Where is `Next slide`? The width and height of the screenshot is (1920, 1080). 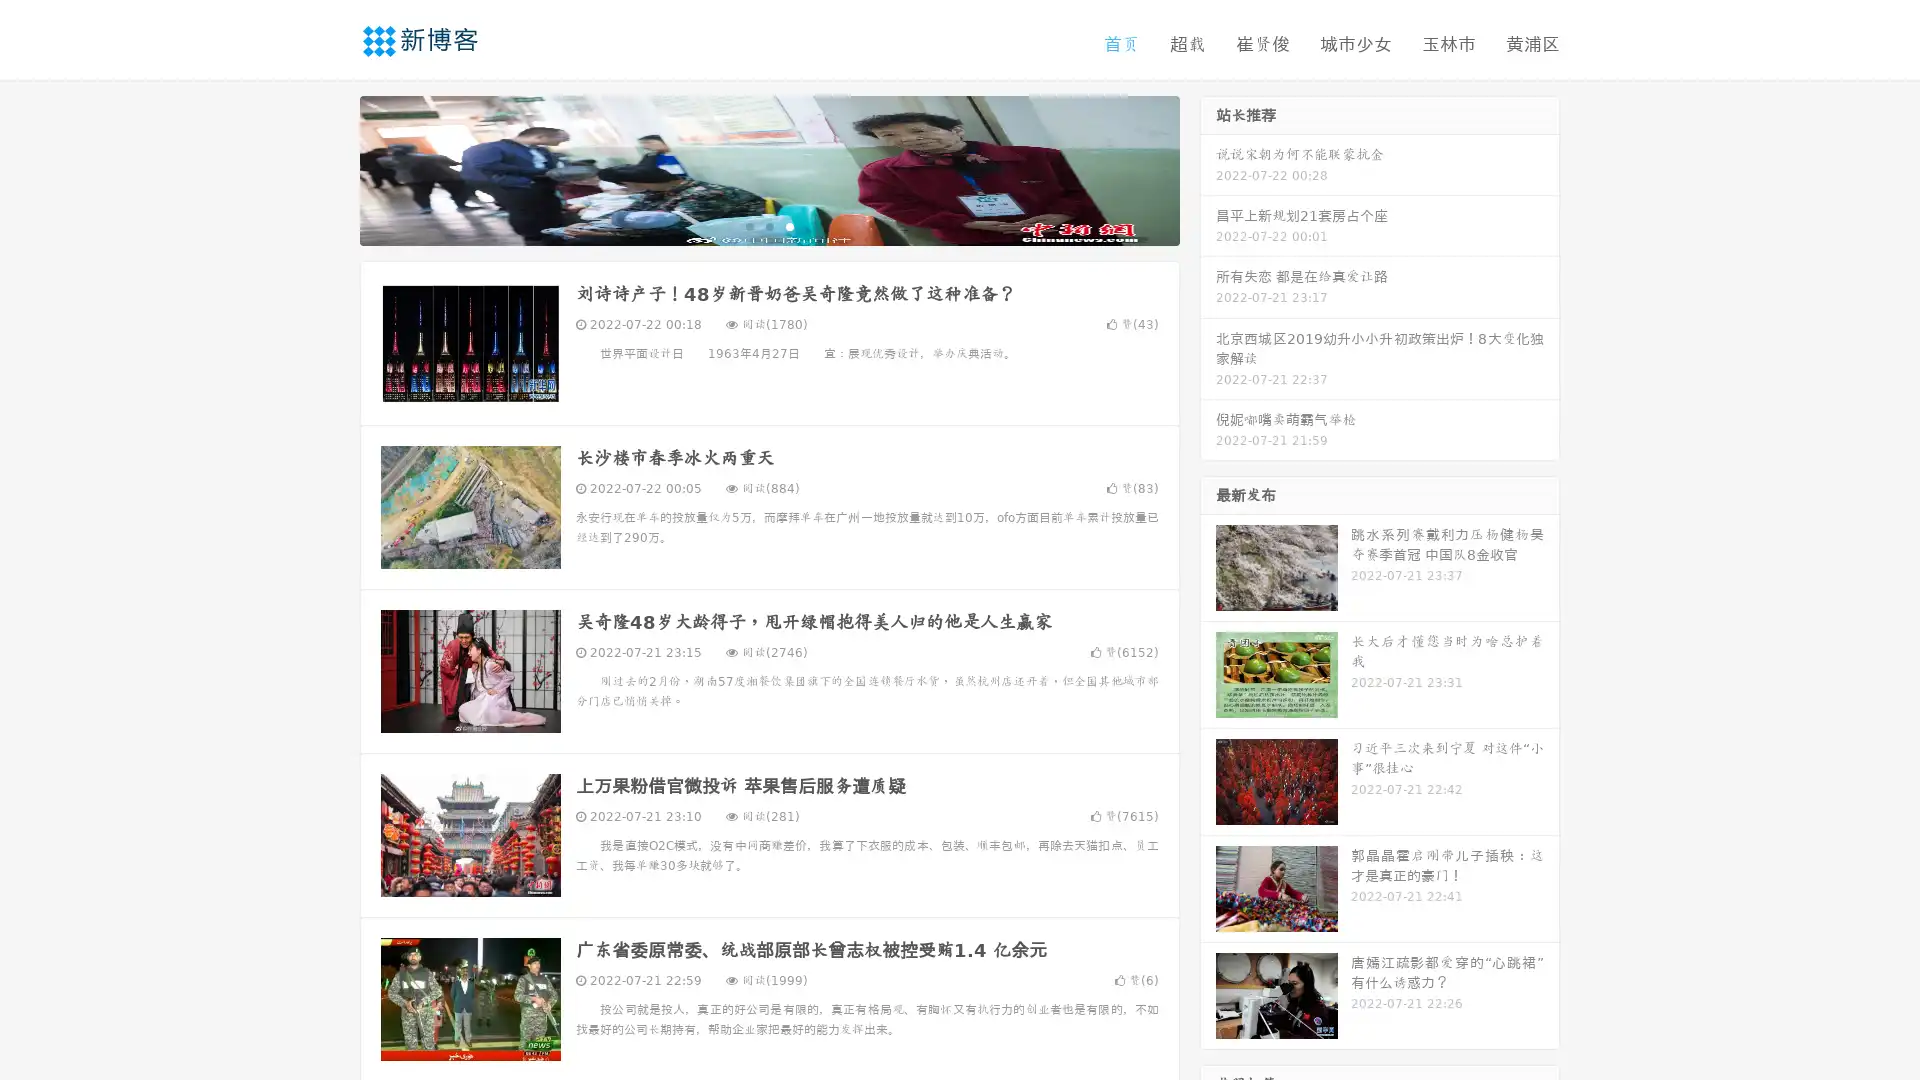
Next slide is located at coordinates (1208, 168).